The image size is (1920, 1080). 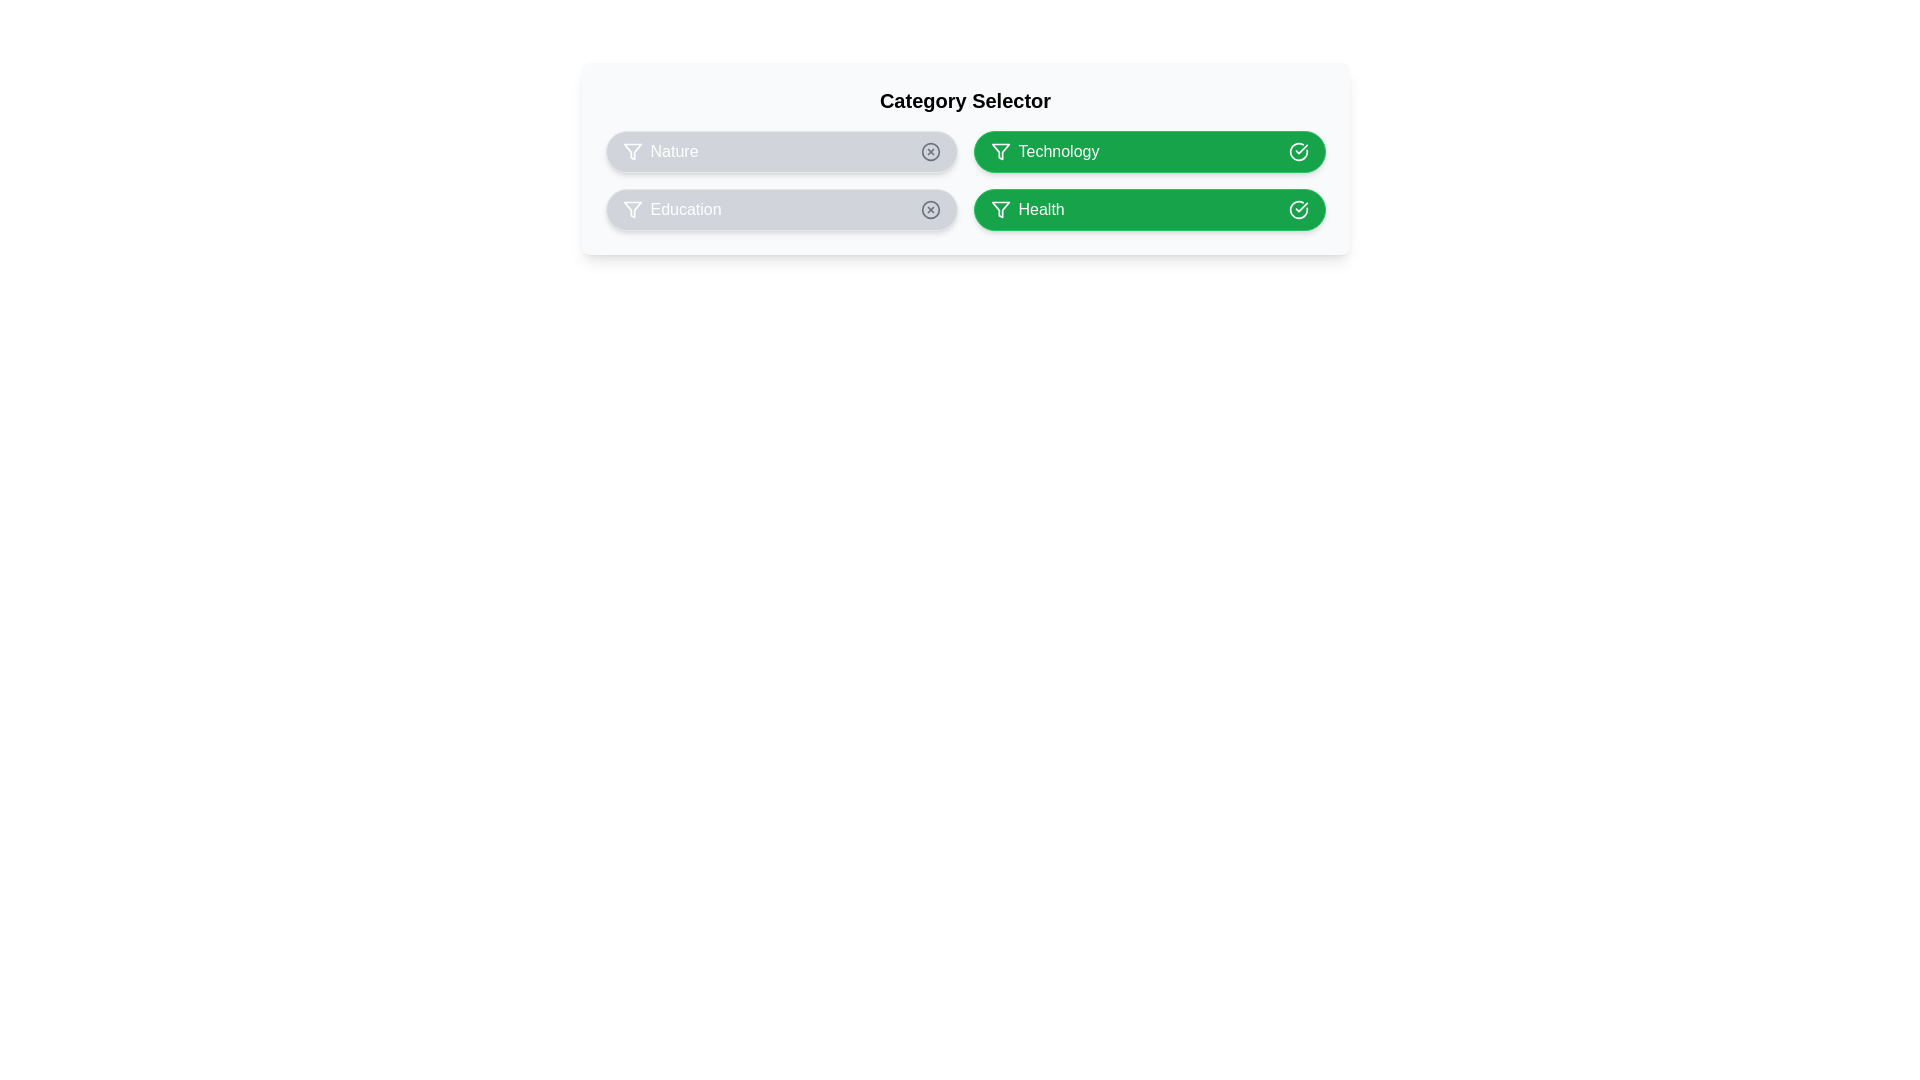 I want to click on the tag Education by clicking on it, so click(x=780, y=209).